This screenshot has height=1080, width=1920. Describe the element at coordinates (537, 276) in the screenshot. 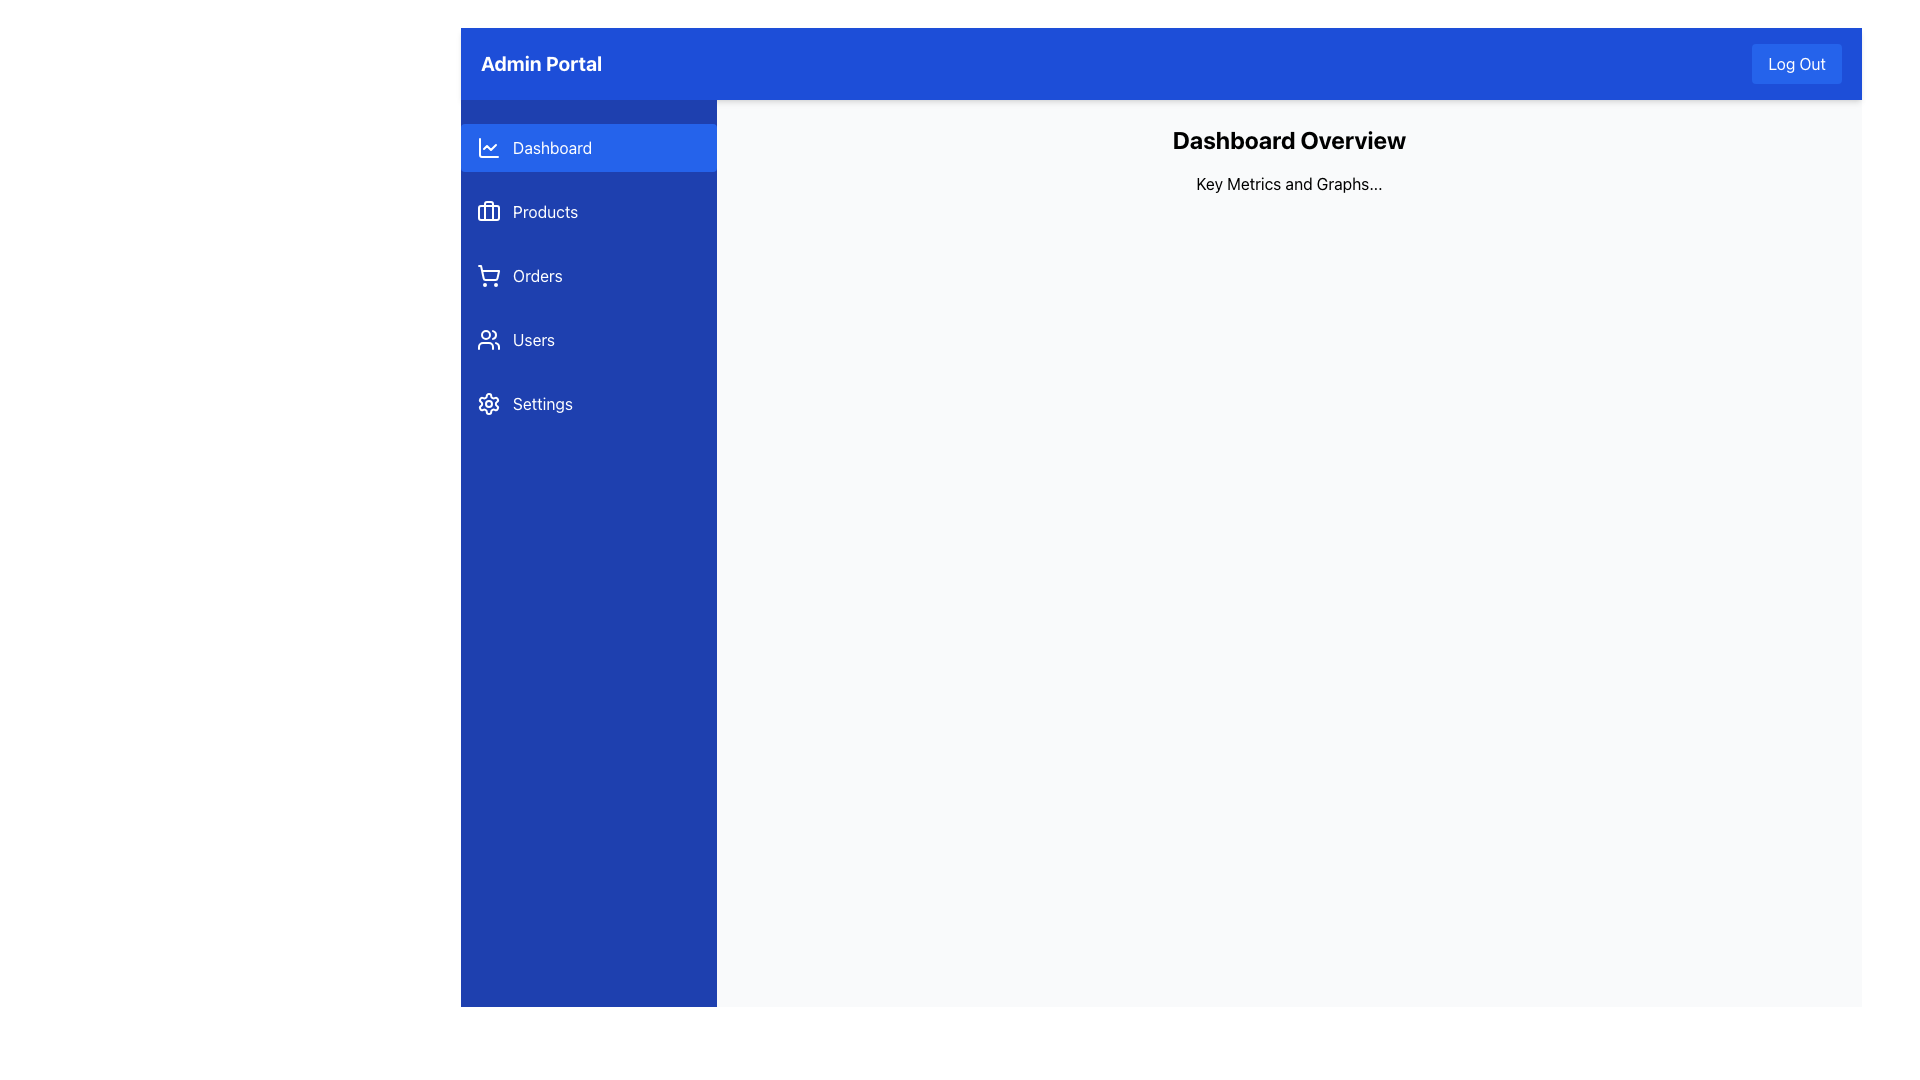

I see `the 'Orders' text label, which is styled in white text on a dark blue background and is located in the vertical navigation menu on the left side of the layout` at that location.